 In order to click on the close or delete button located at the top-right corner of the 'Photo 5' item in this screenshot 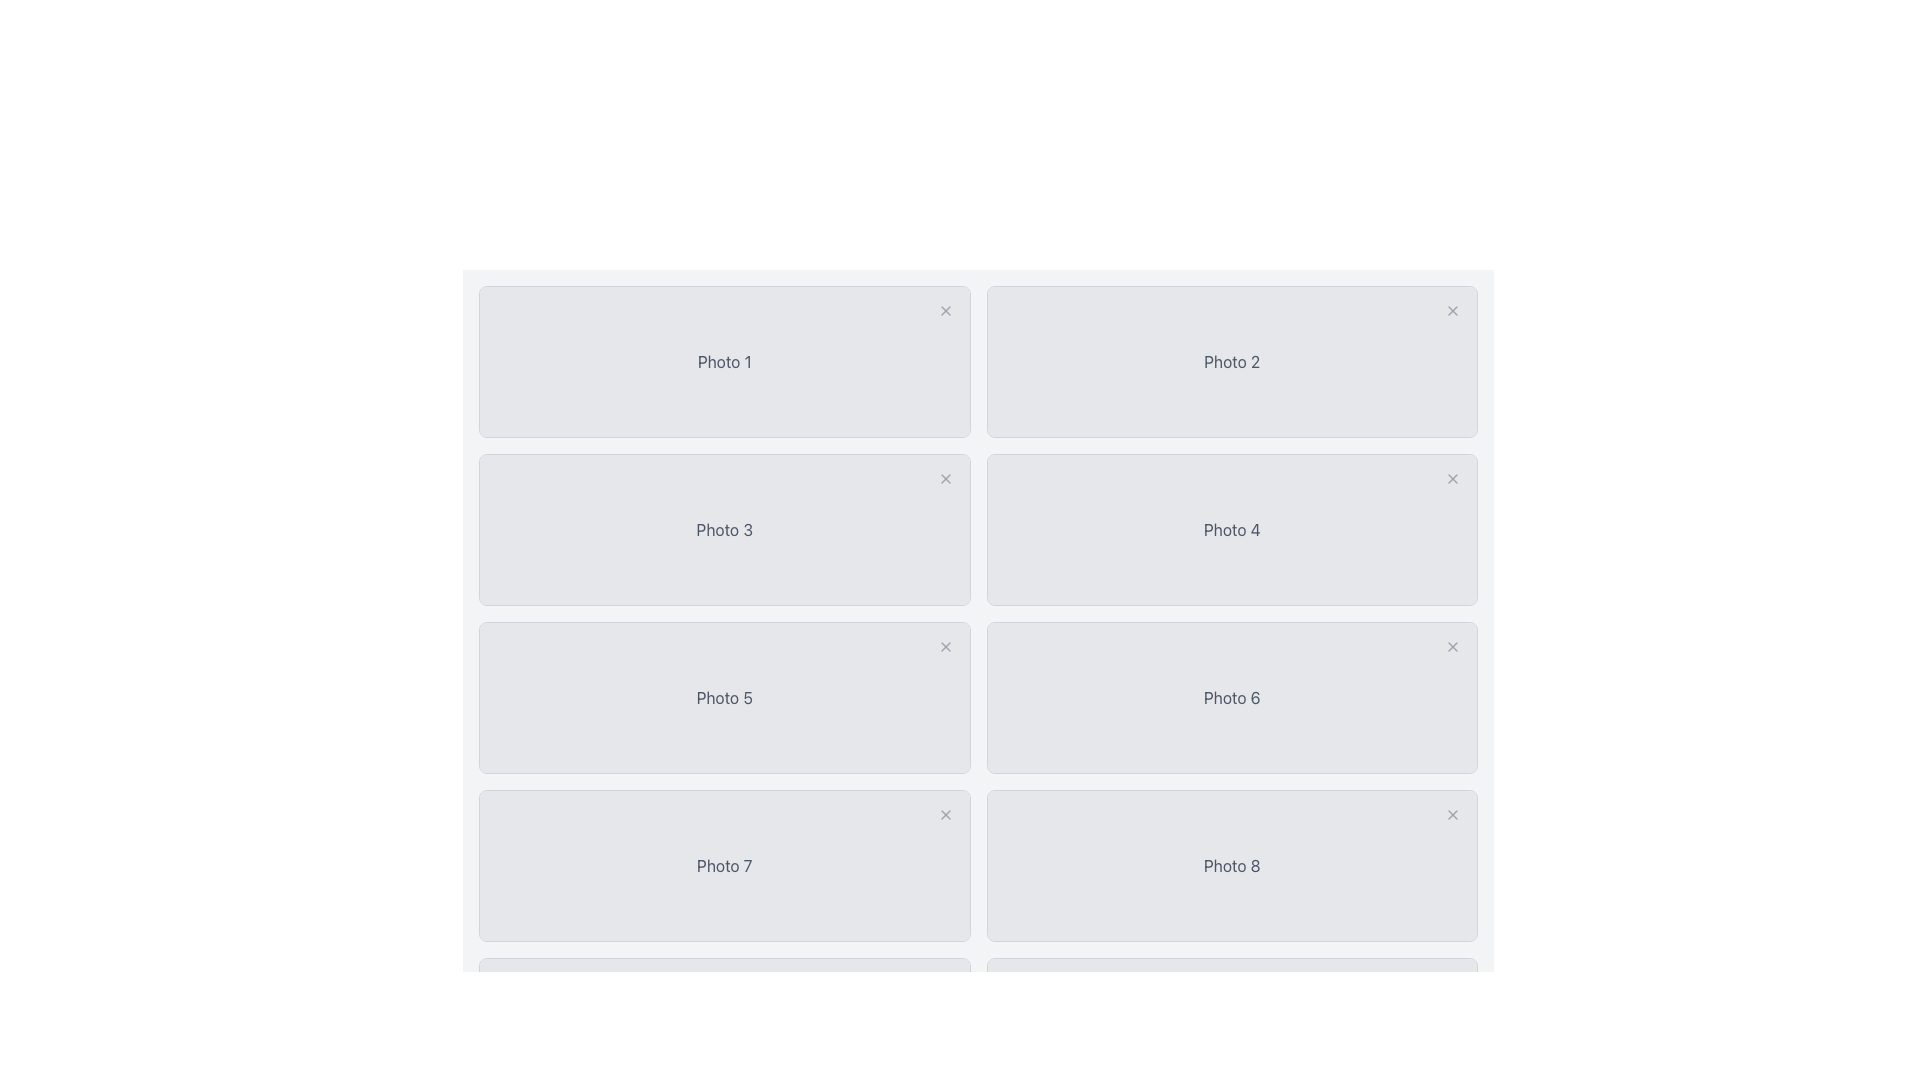, I will do `click(944, 647)`.